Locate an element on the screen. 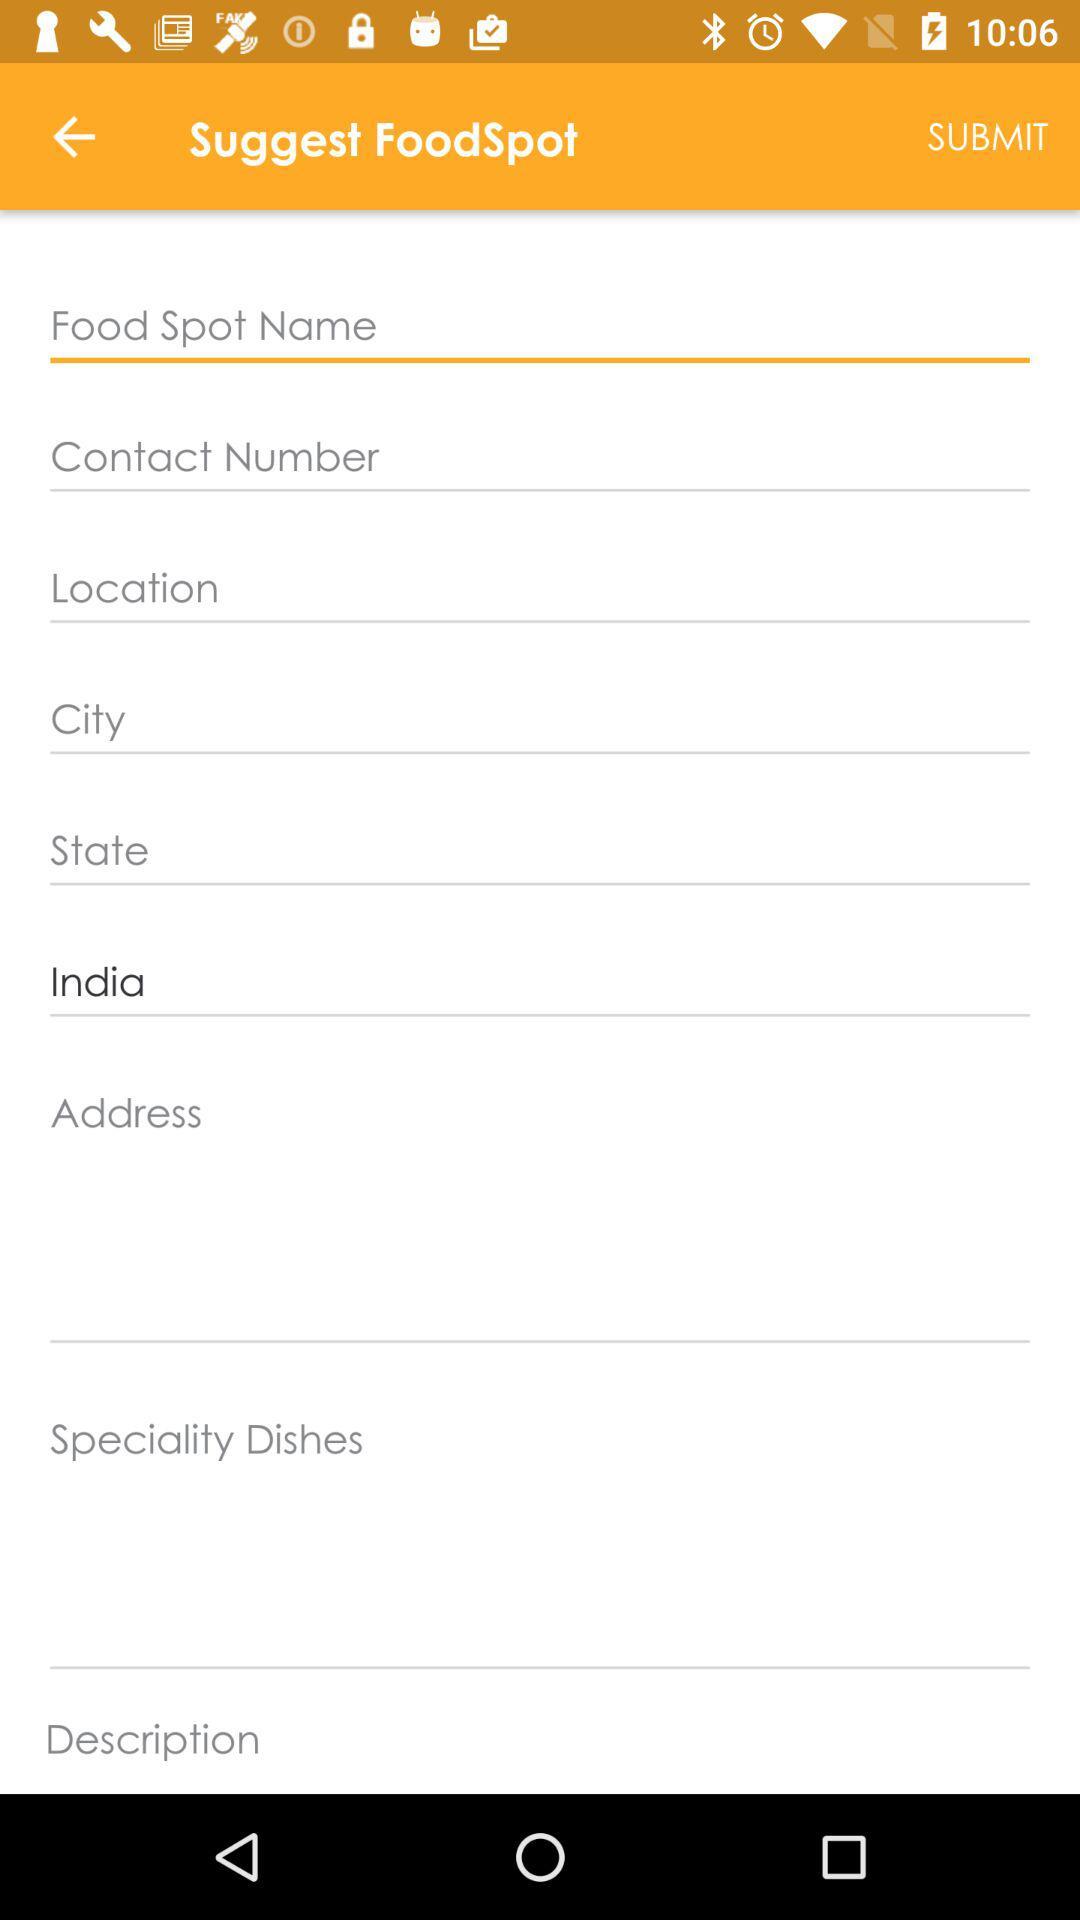  the item to the right of the suggest foodspot item is located at coordinates (987, 135).